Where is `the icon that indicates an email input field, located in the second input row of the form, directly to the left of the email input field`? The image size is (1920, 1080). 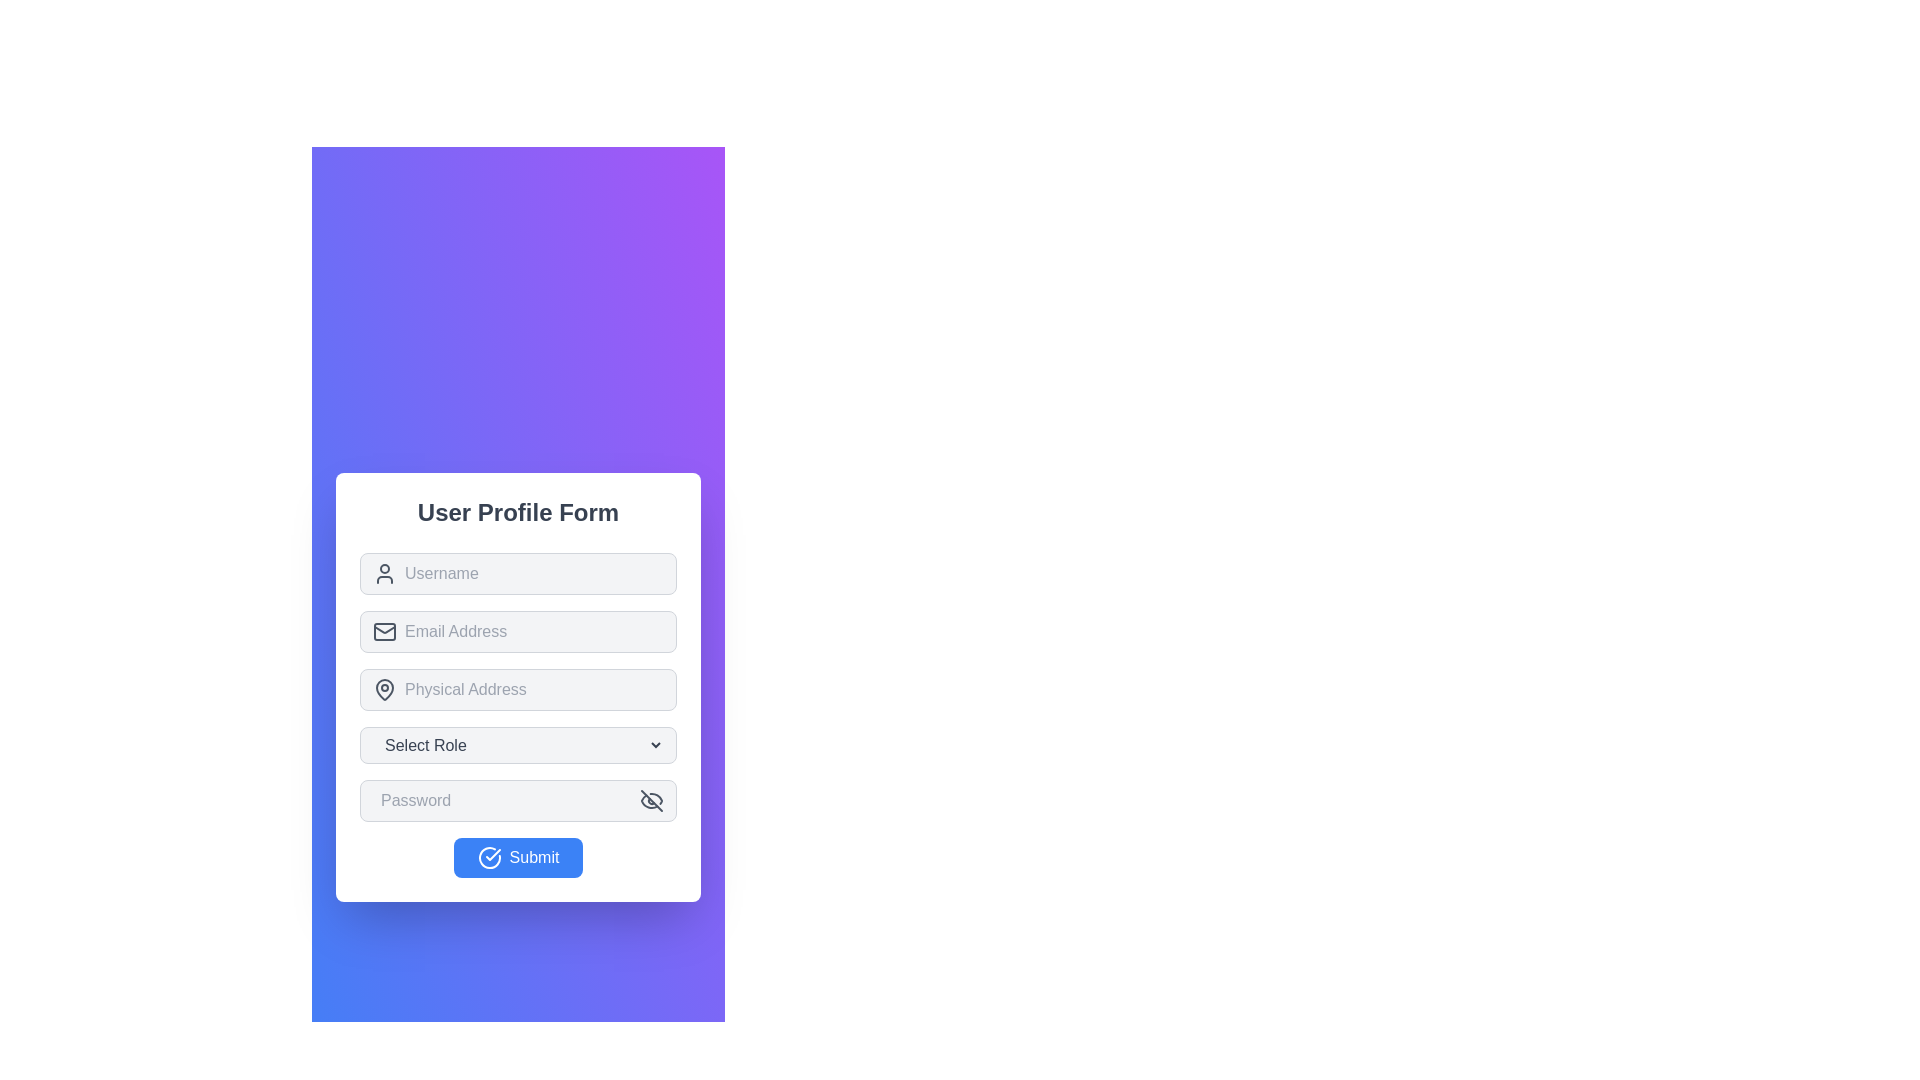 the icon that indicates an email input field, located in the second input row of the form, directly to the left of the email input field is located at coordinates (384, 631).